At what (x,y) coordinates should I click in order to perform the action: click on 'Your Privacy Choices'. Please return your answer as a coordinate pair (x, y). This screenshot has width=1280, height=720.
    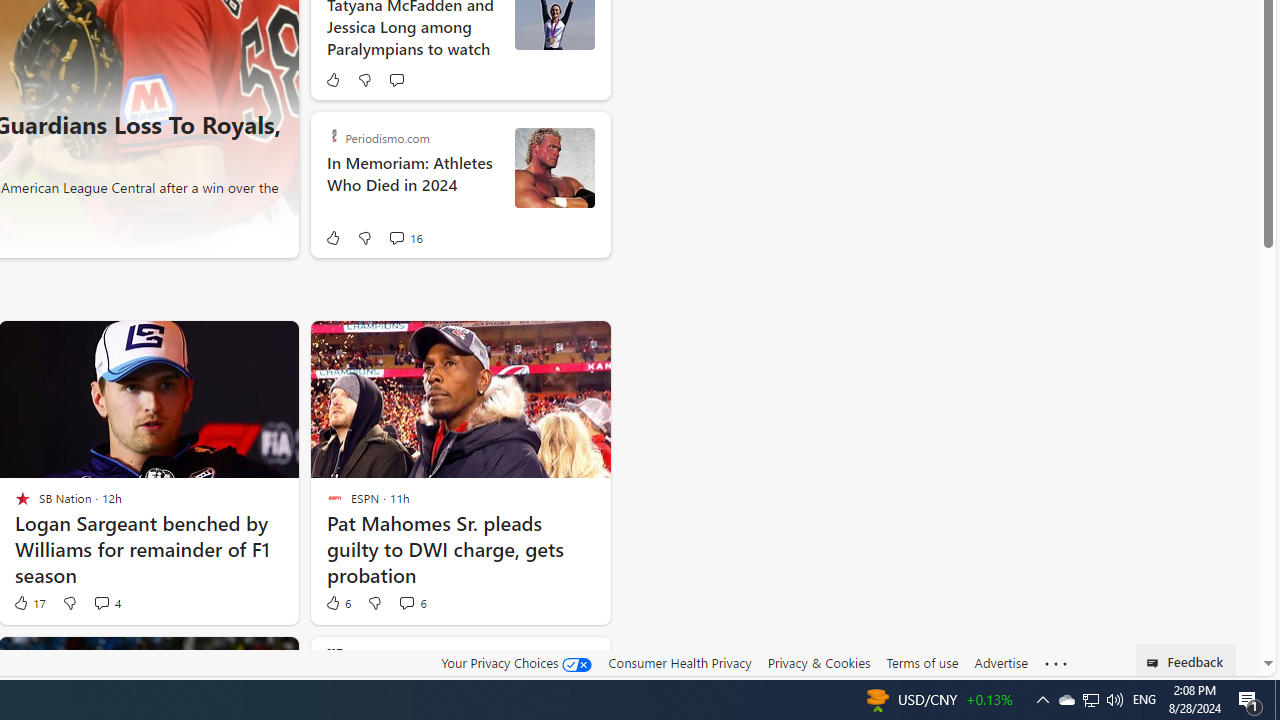
    Looking at the image, I should click on (517, 662).